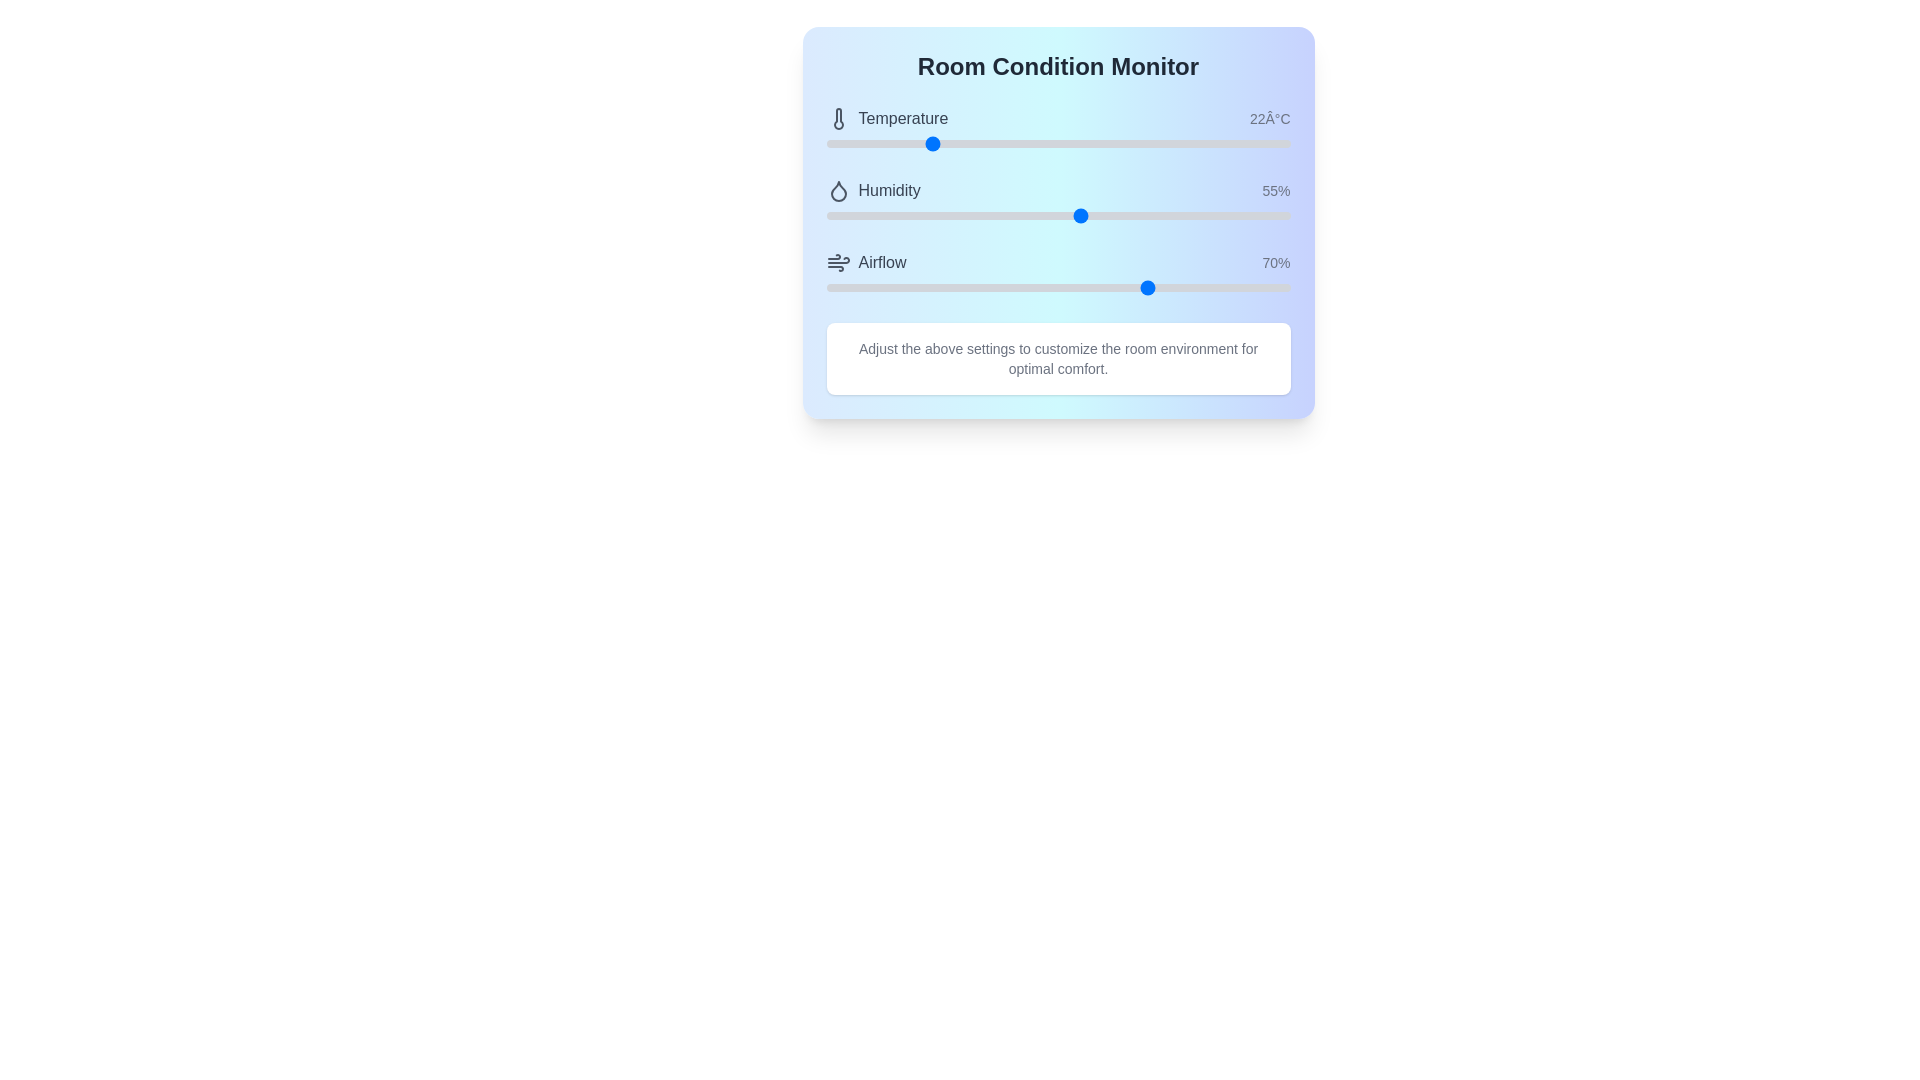 The height and width of the screenshot is (1080, 1920). I want to click on and drag the 'Airflow' range slider to adjust the airflow level from its current value of 70%, so click(1057, 288).